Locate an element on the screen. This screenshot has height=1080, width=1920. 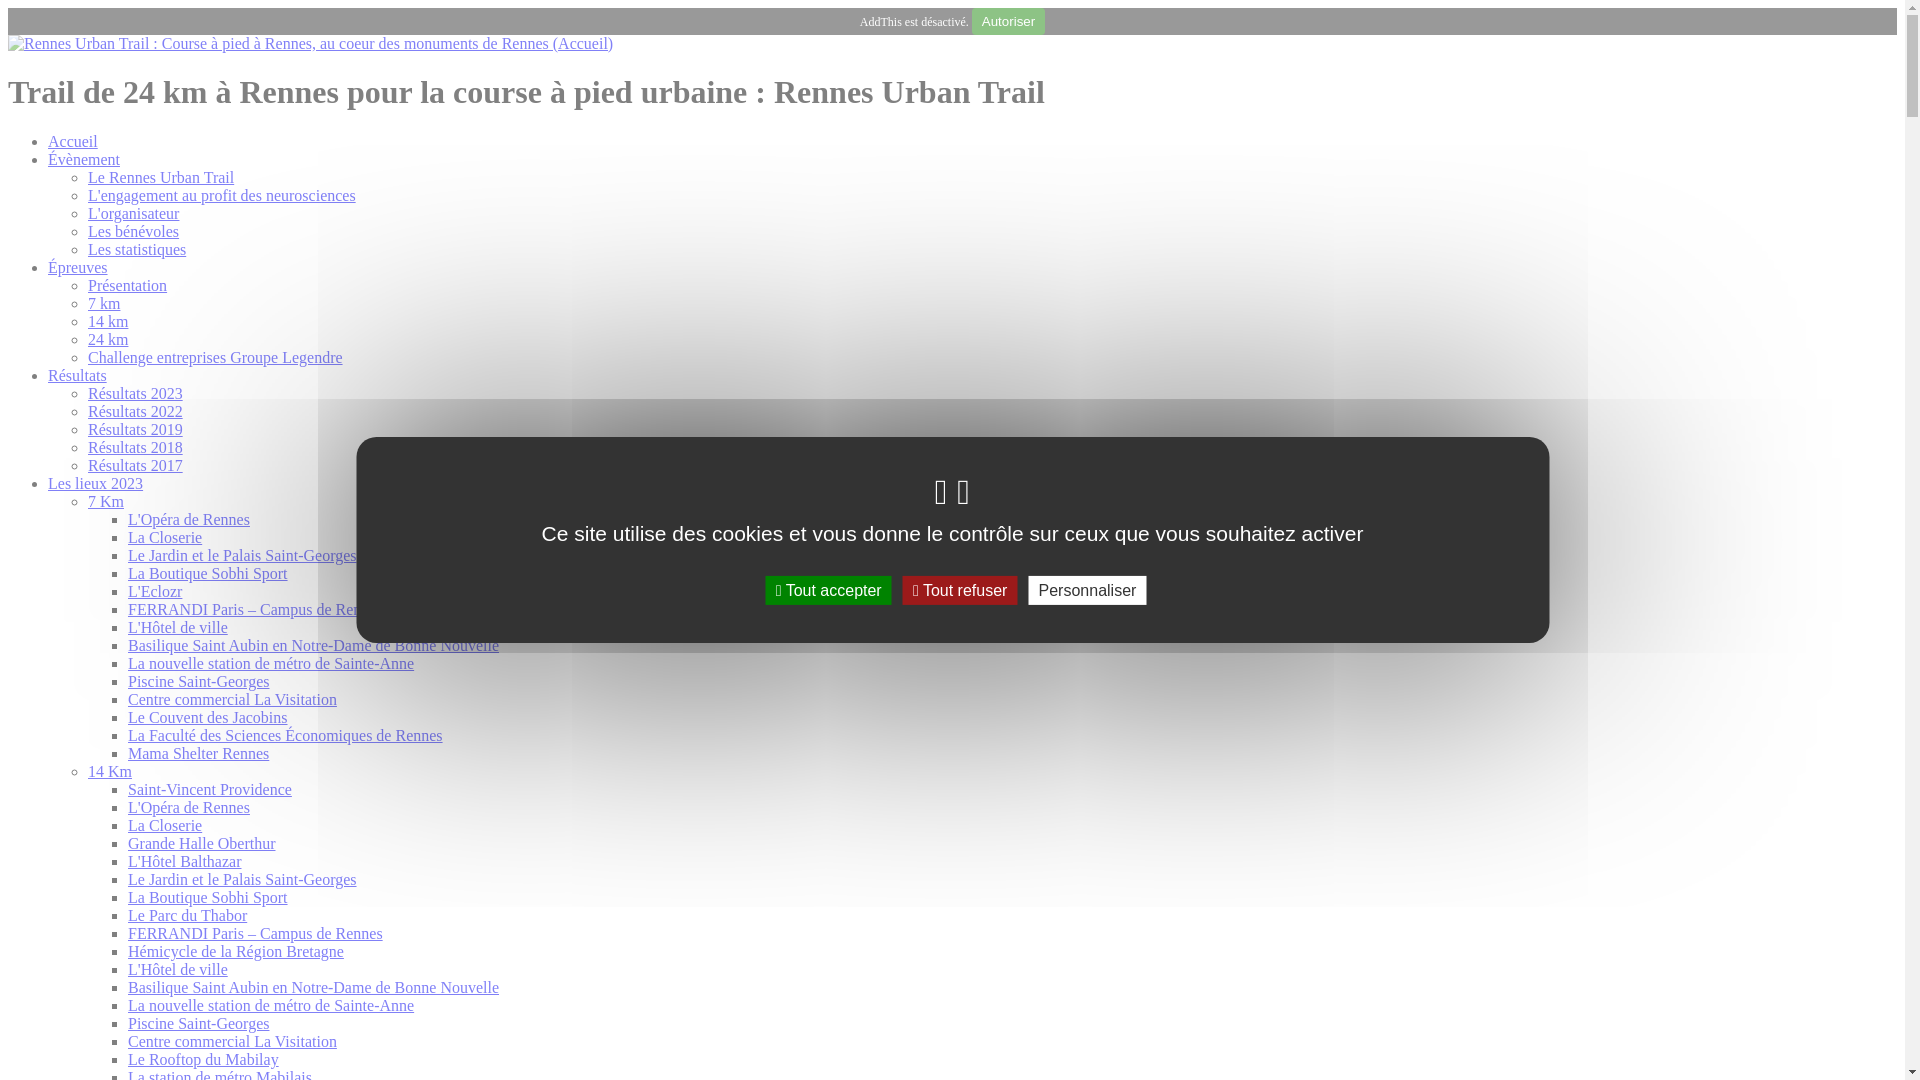
'Les lieux 2023' is located at coordinates (94, 483).